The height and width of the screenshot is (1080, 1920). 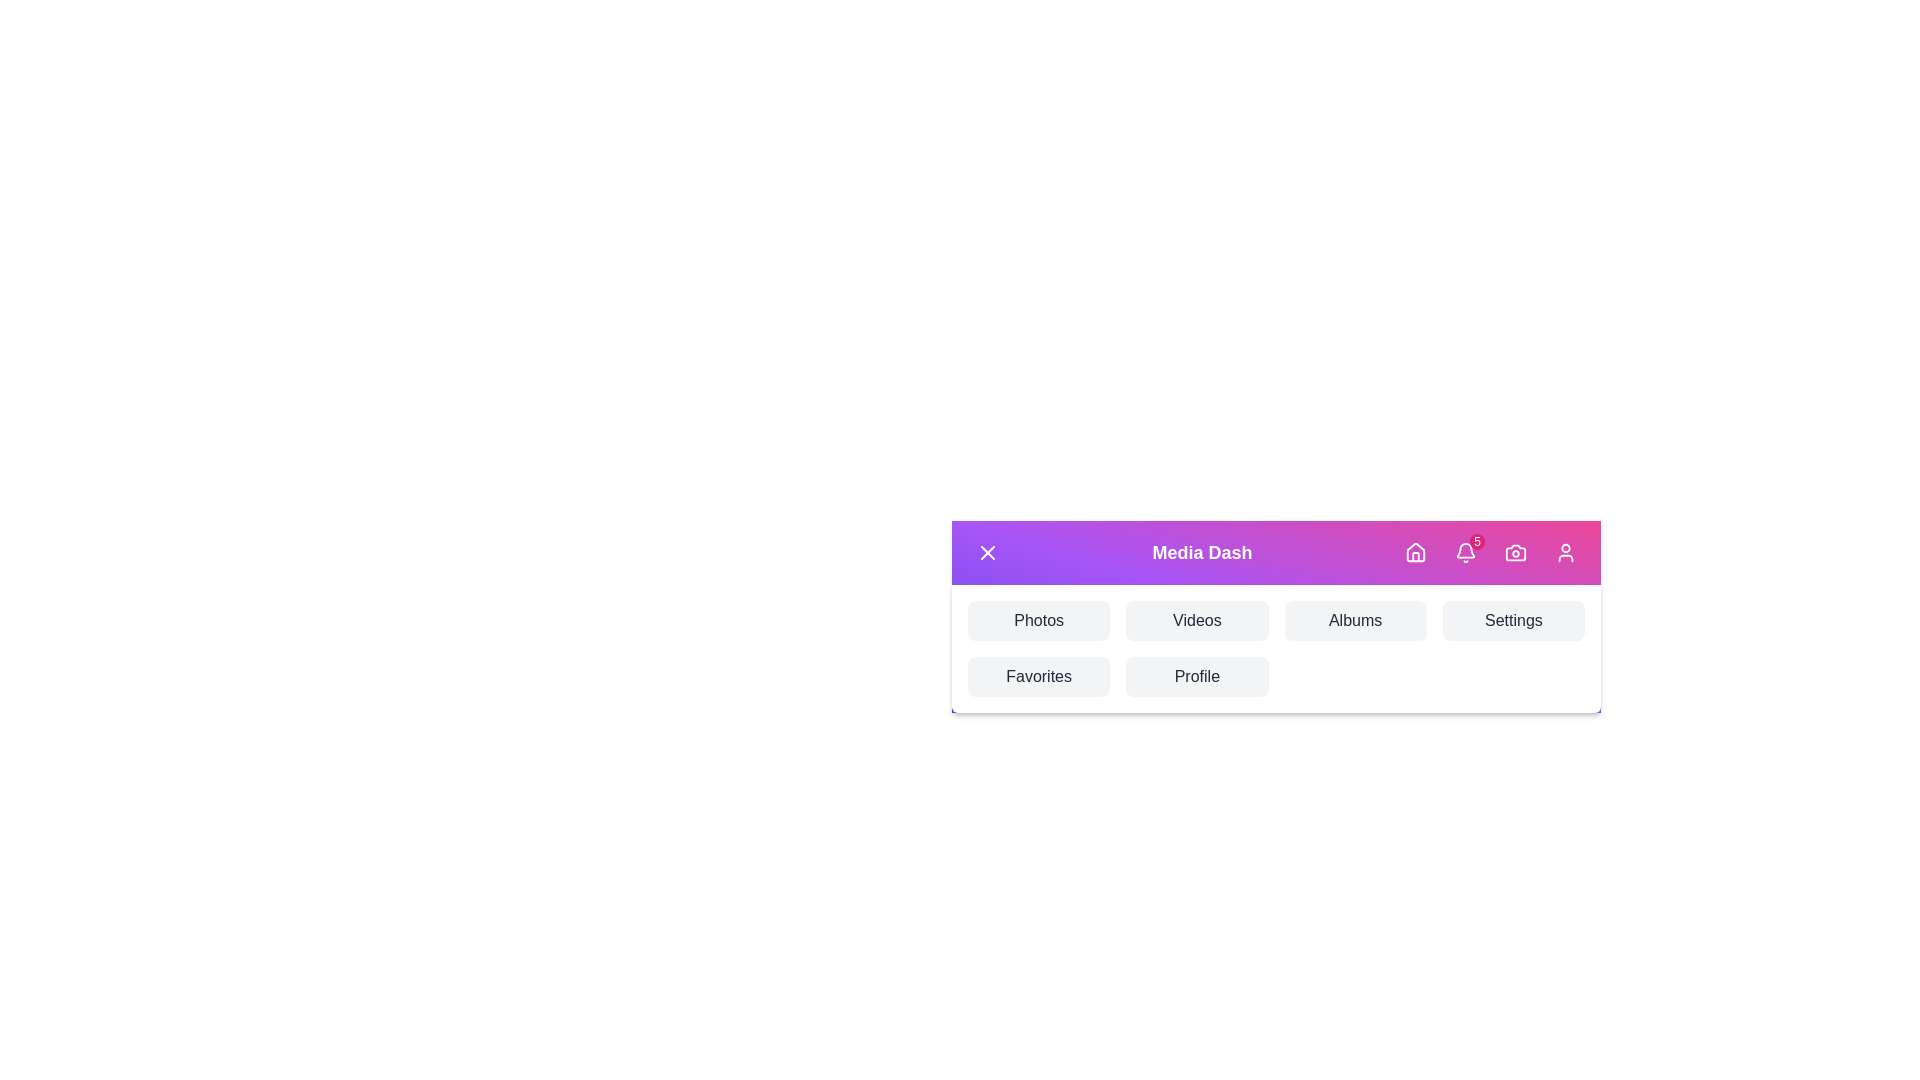 What do you see at coordinates (1355, 620) in the screenshot?
I see `the navigation button labeled Albums to navigate to the respective section` at bounding box center [1355, 620].